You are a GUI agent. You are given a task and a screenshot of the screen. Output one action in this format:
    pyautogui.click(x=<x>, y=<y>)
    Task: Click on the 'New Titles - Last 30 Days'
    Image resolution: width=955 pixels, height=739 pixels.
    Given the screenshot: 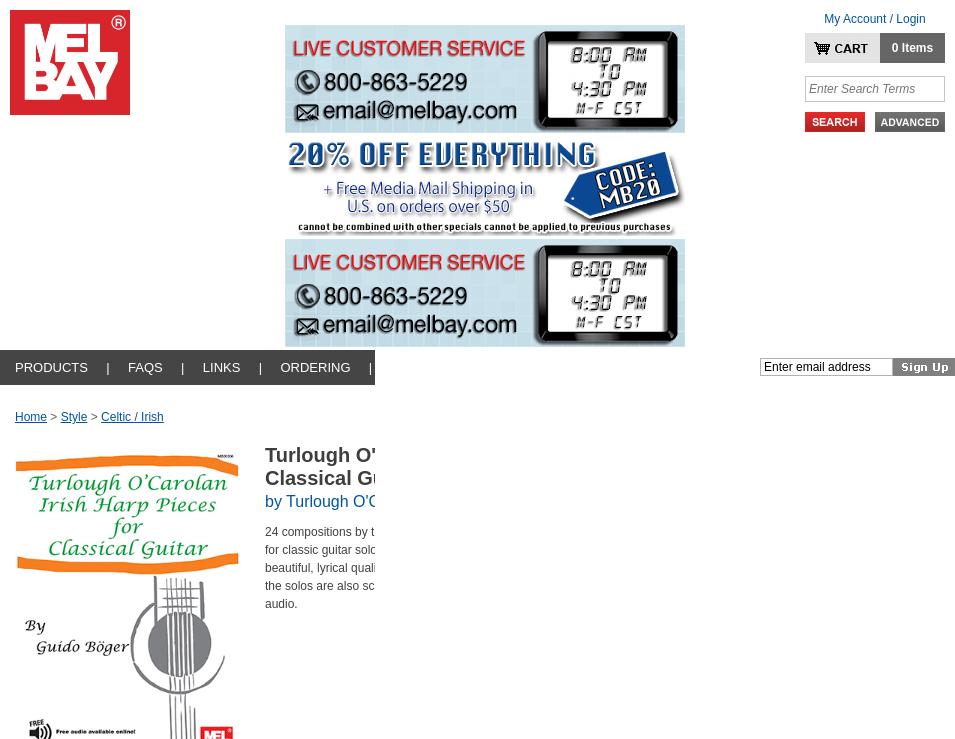 What is the action you would take?
    pyautogui.click(x=62, y=398)
    